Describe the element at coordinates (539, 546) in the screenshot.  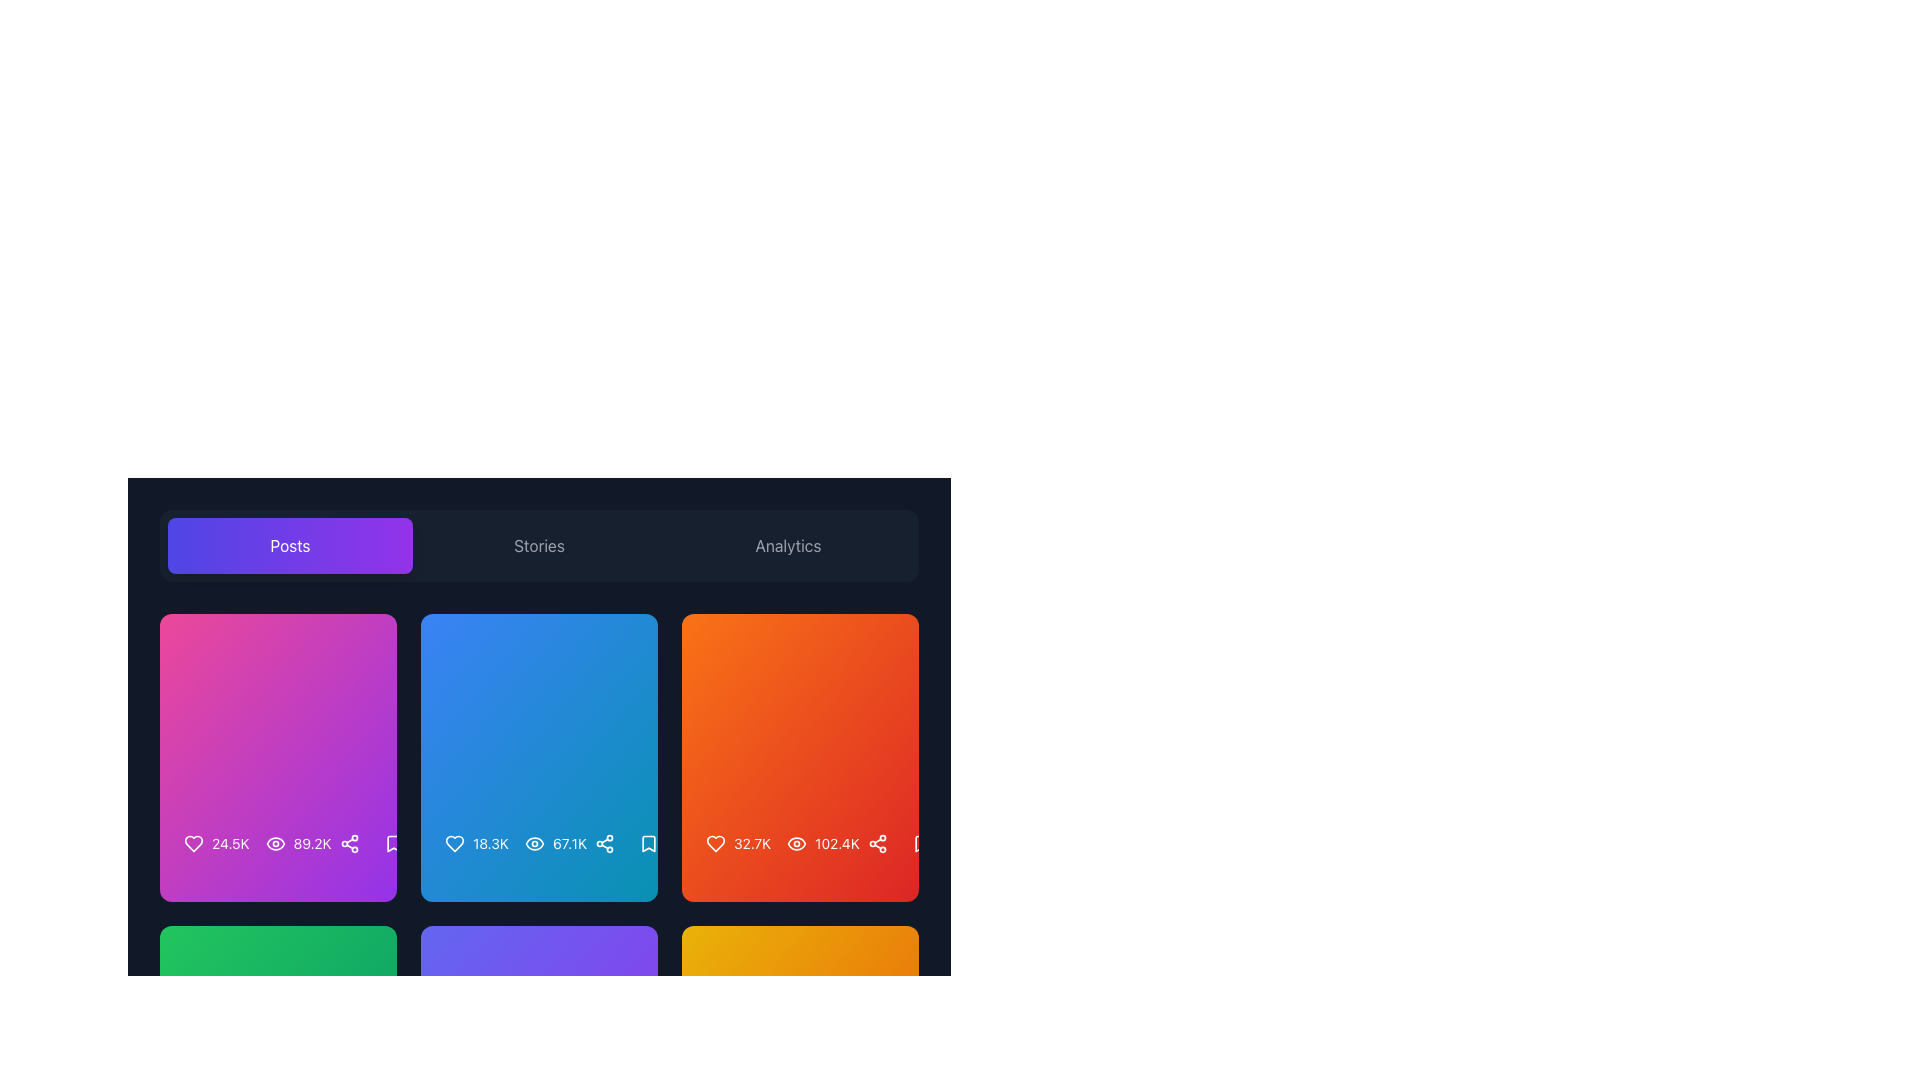
I see `the 'Stories' tab in the Tab navigation bar` at that location.